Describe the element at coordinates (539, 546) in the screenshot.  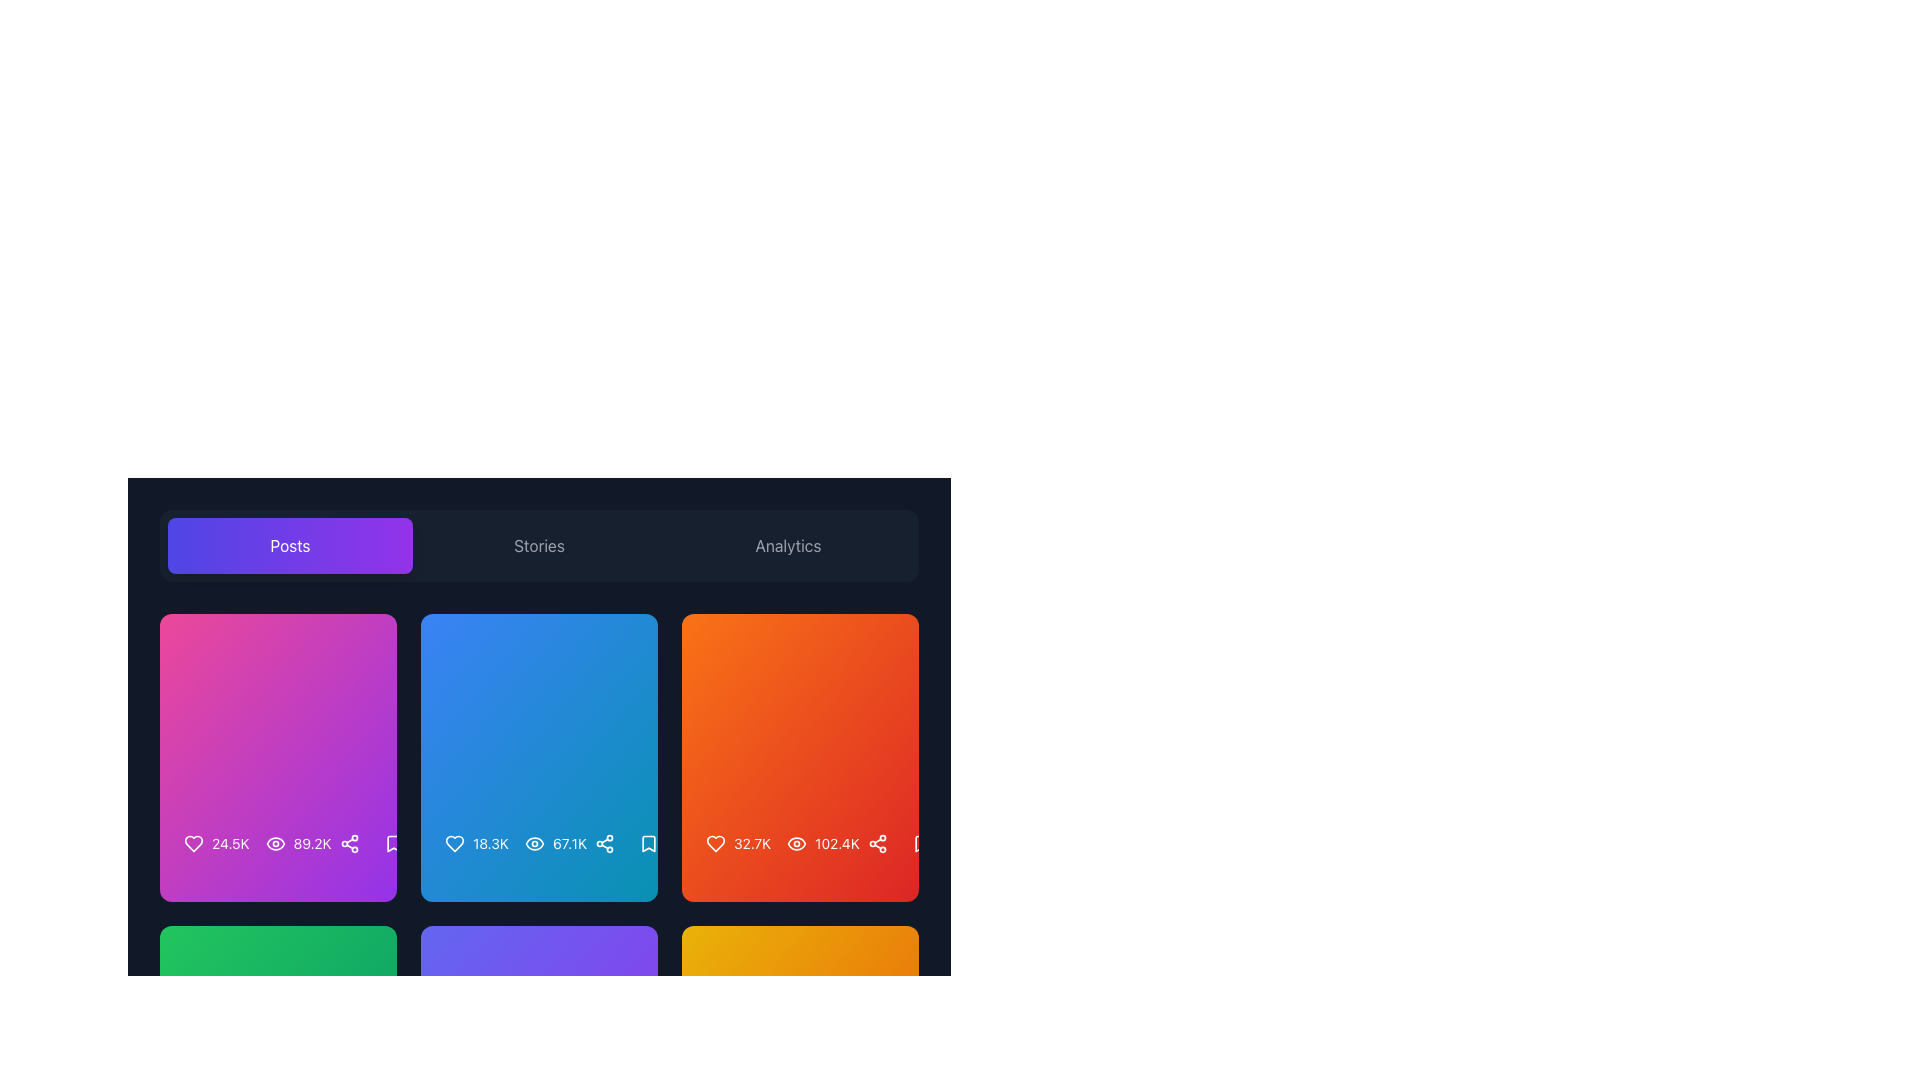
I see `the 'Stories' tab in the Tab navigation bar` at that location.